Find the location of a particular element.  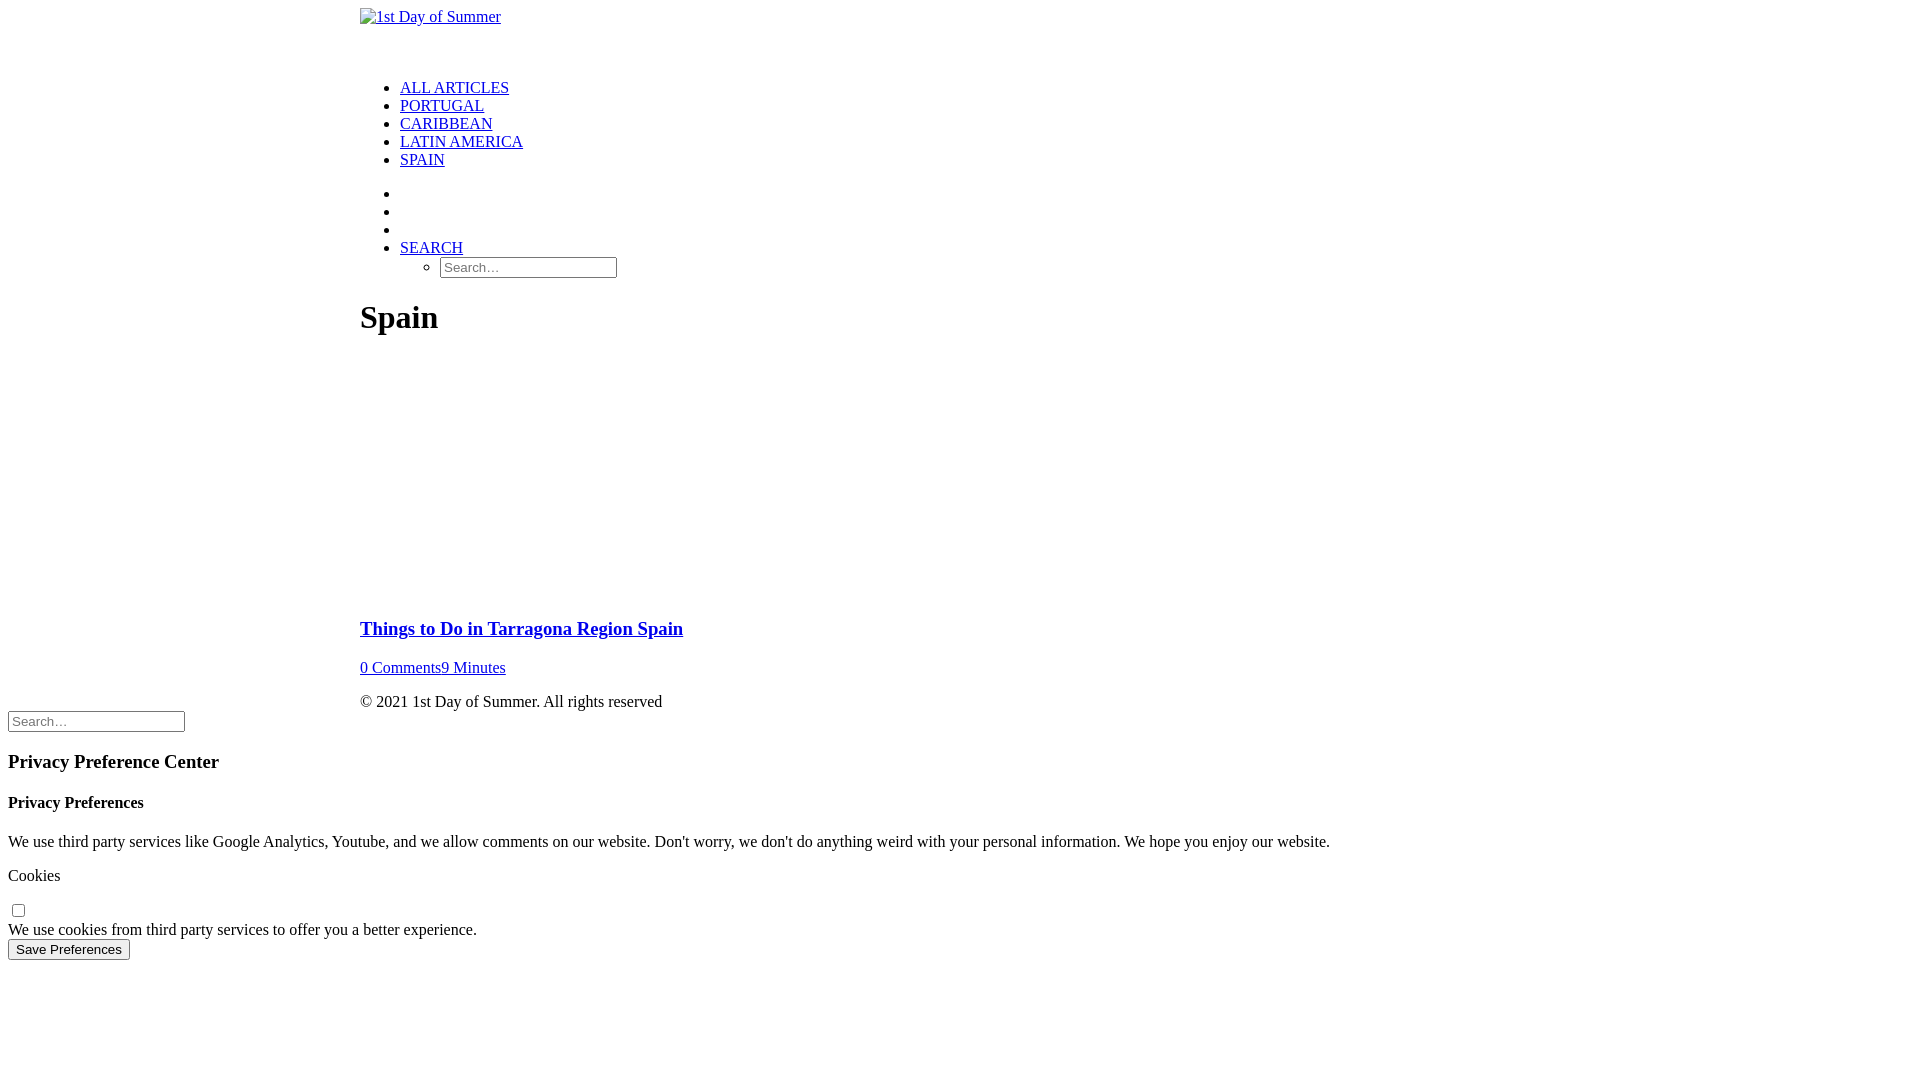

'LATIN AMERICA' is located at coordinates (399, 140).